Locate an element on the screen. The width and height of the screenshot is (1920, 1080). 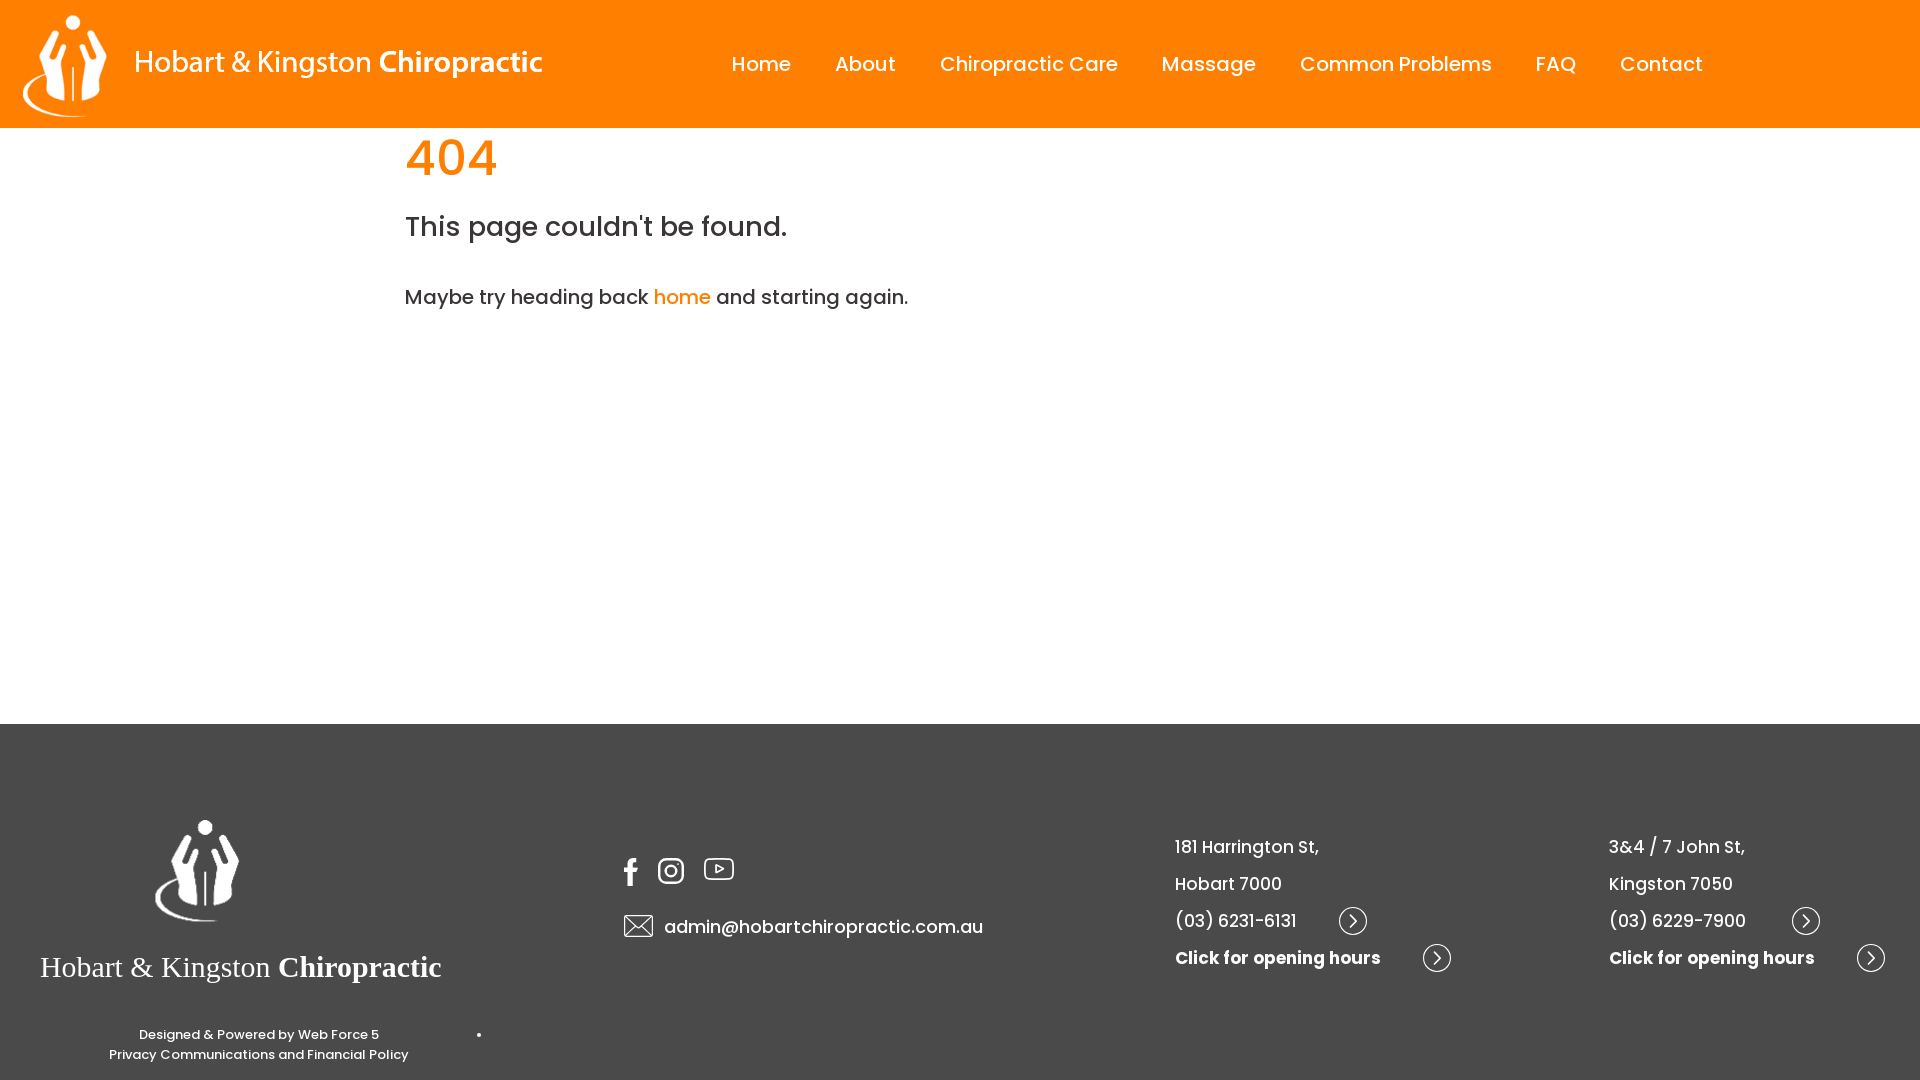
'Common Problems' is located at coordinates (1395, 63).